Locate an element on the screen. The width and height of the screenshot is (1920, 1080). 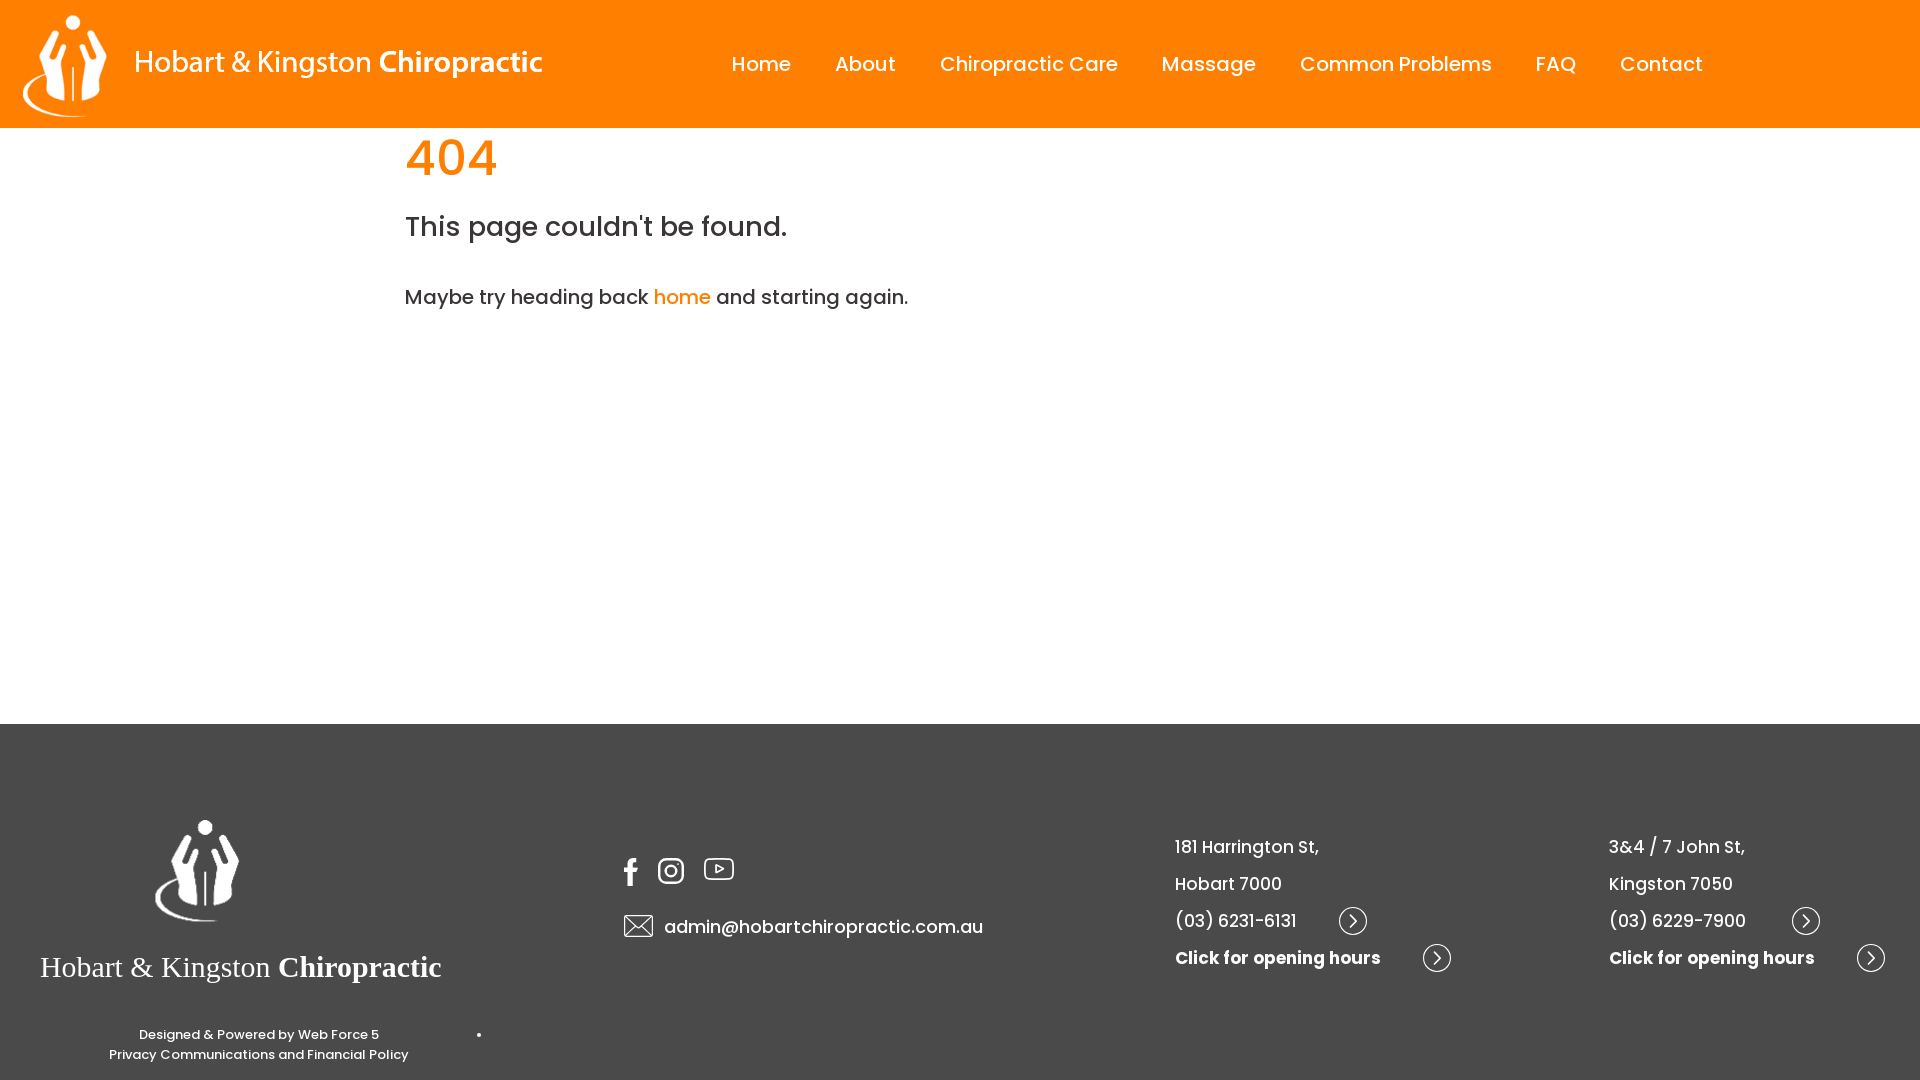
'Common Problems' is located at coordinates (1395, 63).